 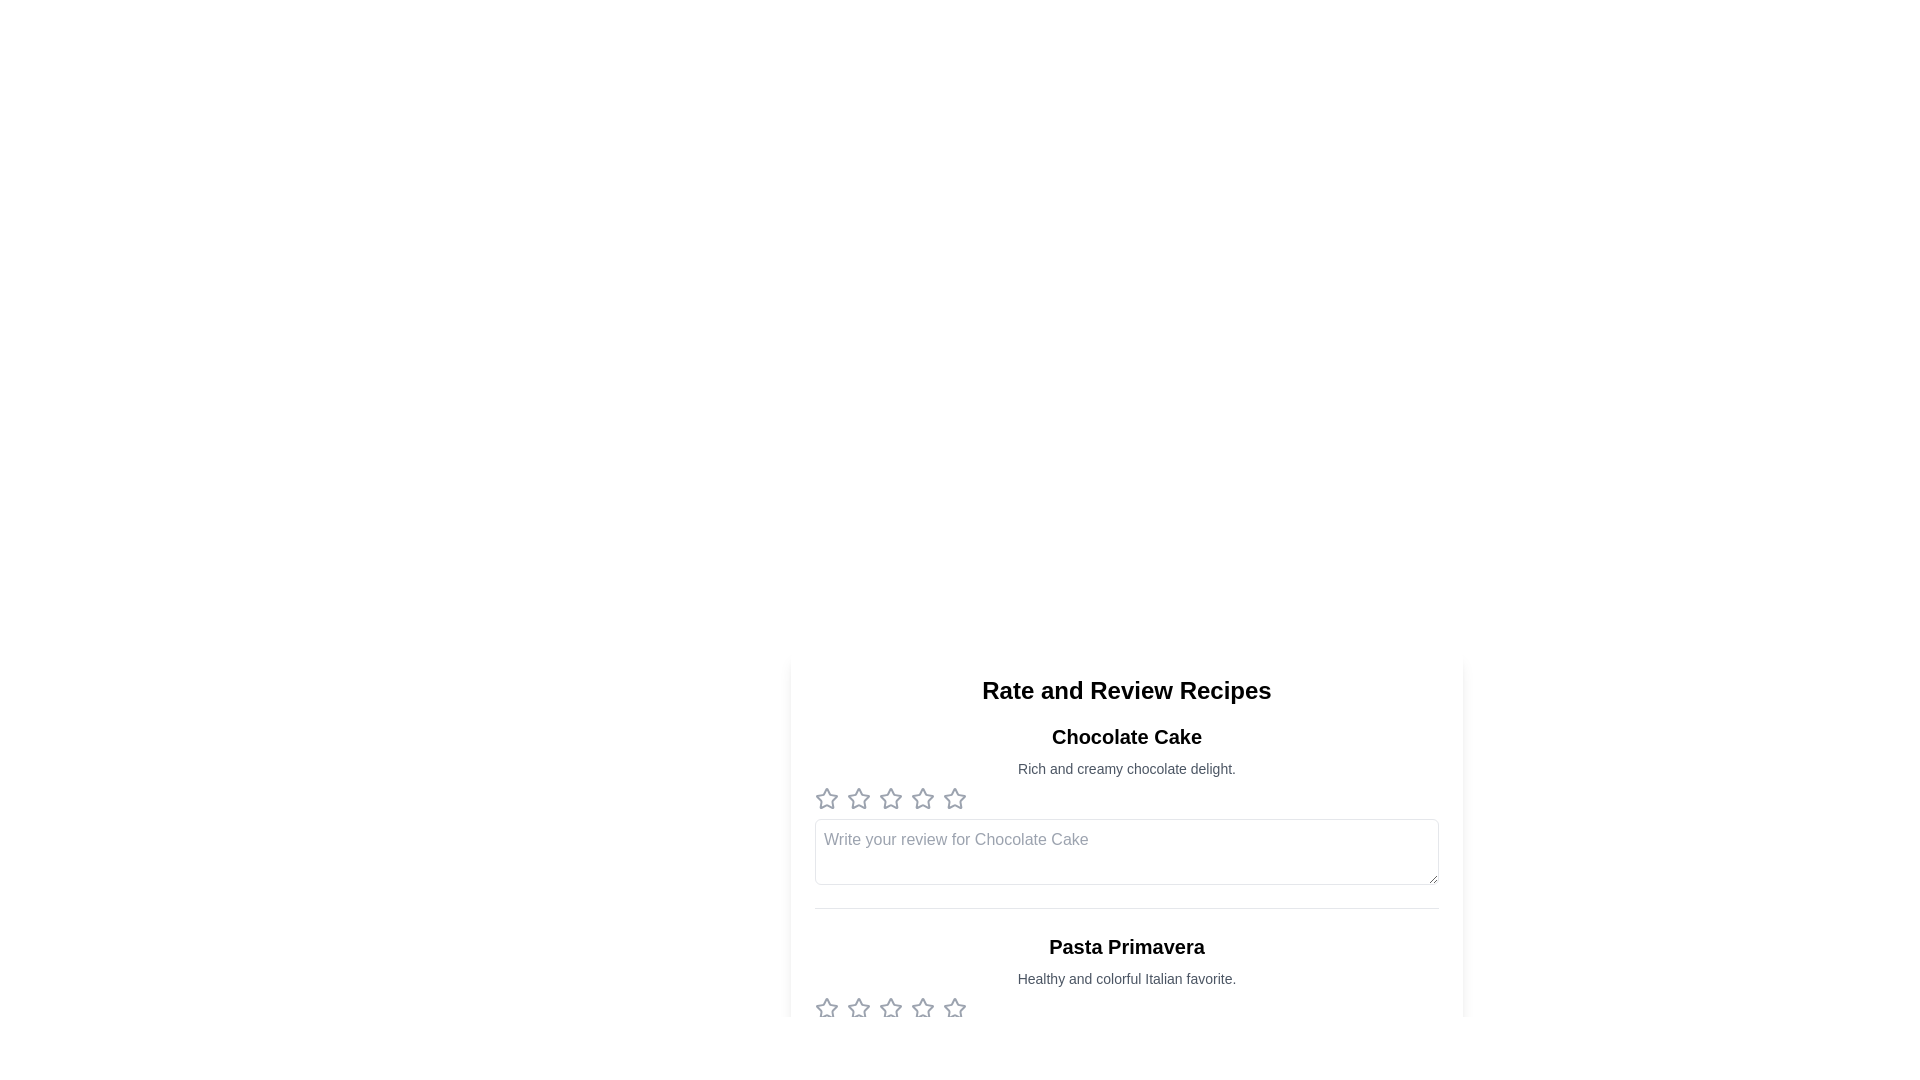 I want to click on the first star icon used for rating under the 'Pasta Primavera' section in the 'Rate and Review Recipes' interface, so click(x=858, y=1007).